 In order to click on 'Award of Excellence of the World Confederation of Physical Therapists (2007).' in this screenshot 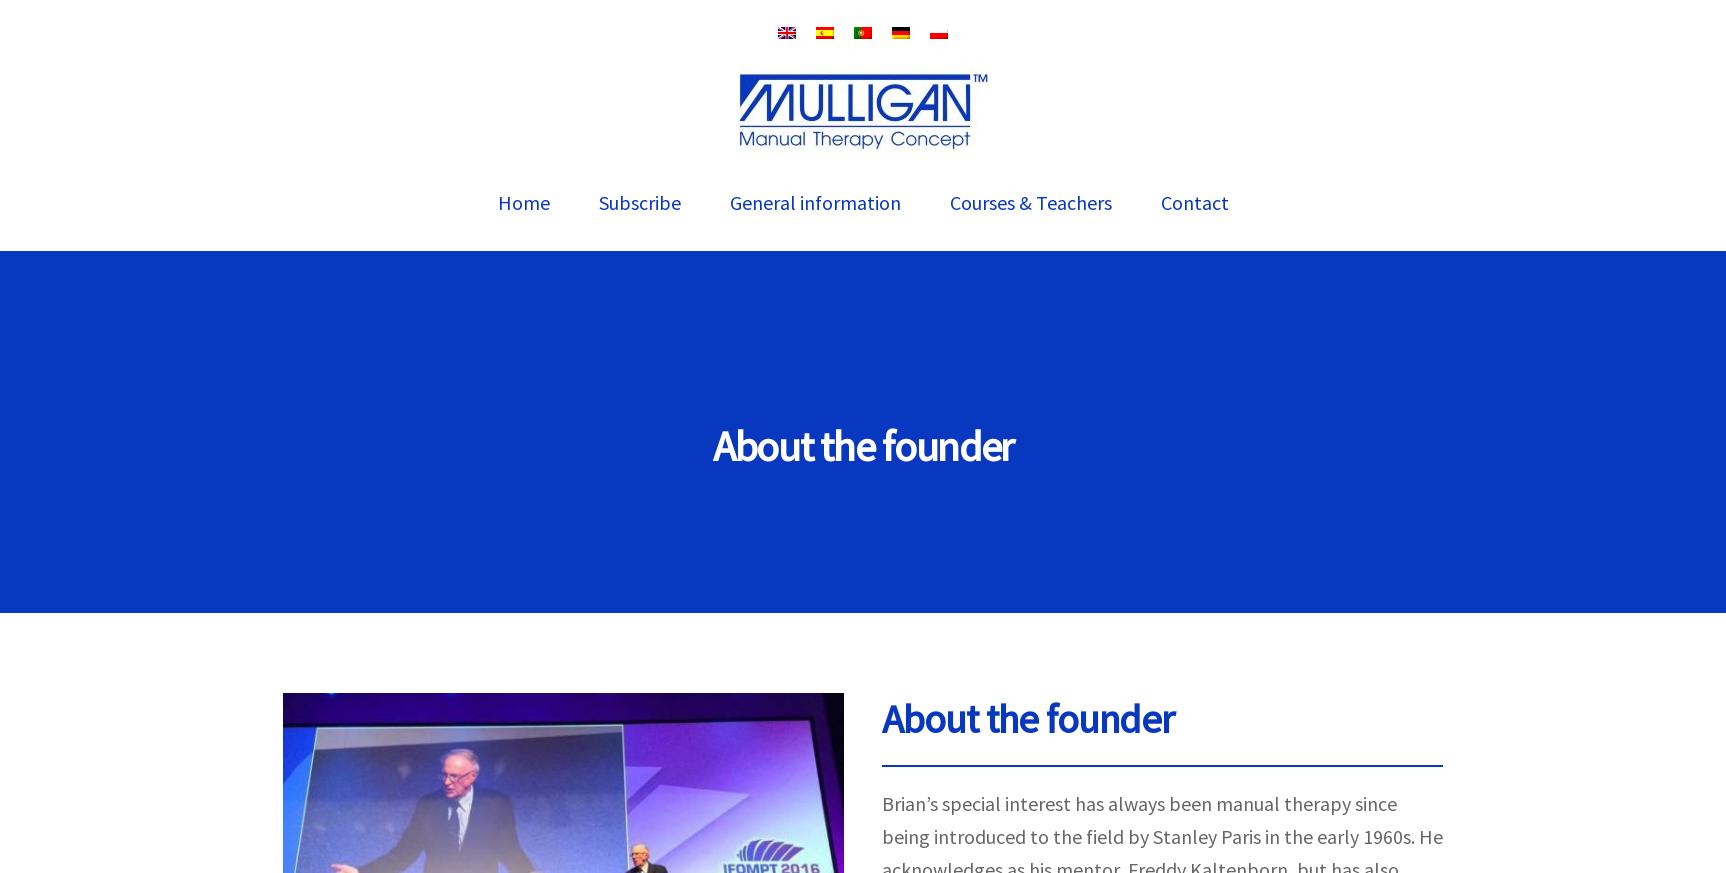, I will do `click(913, 735)`.